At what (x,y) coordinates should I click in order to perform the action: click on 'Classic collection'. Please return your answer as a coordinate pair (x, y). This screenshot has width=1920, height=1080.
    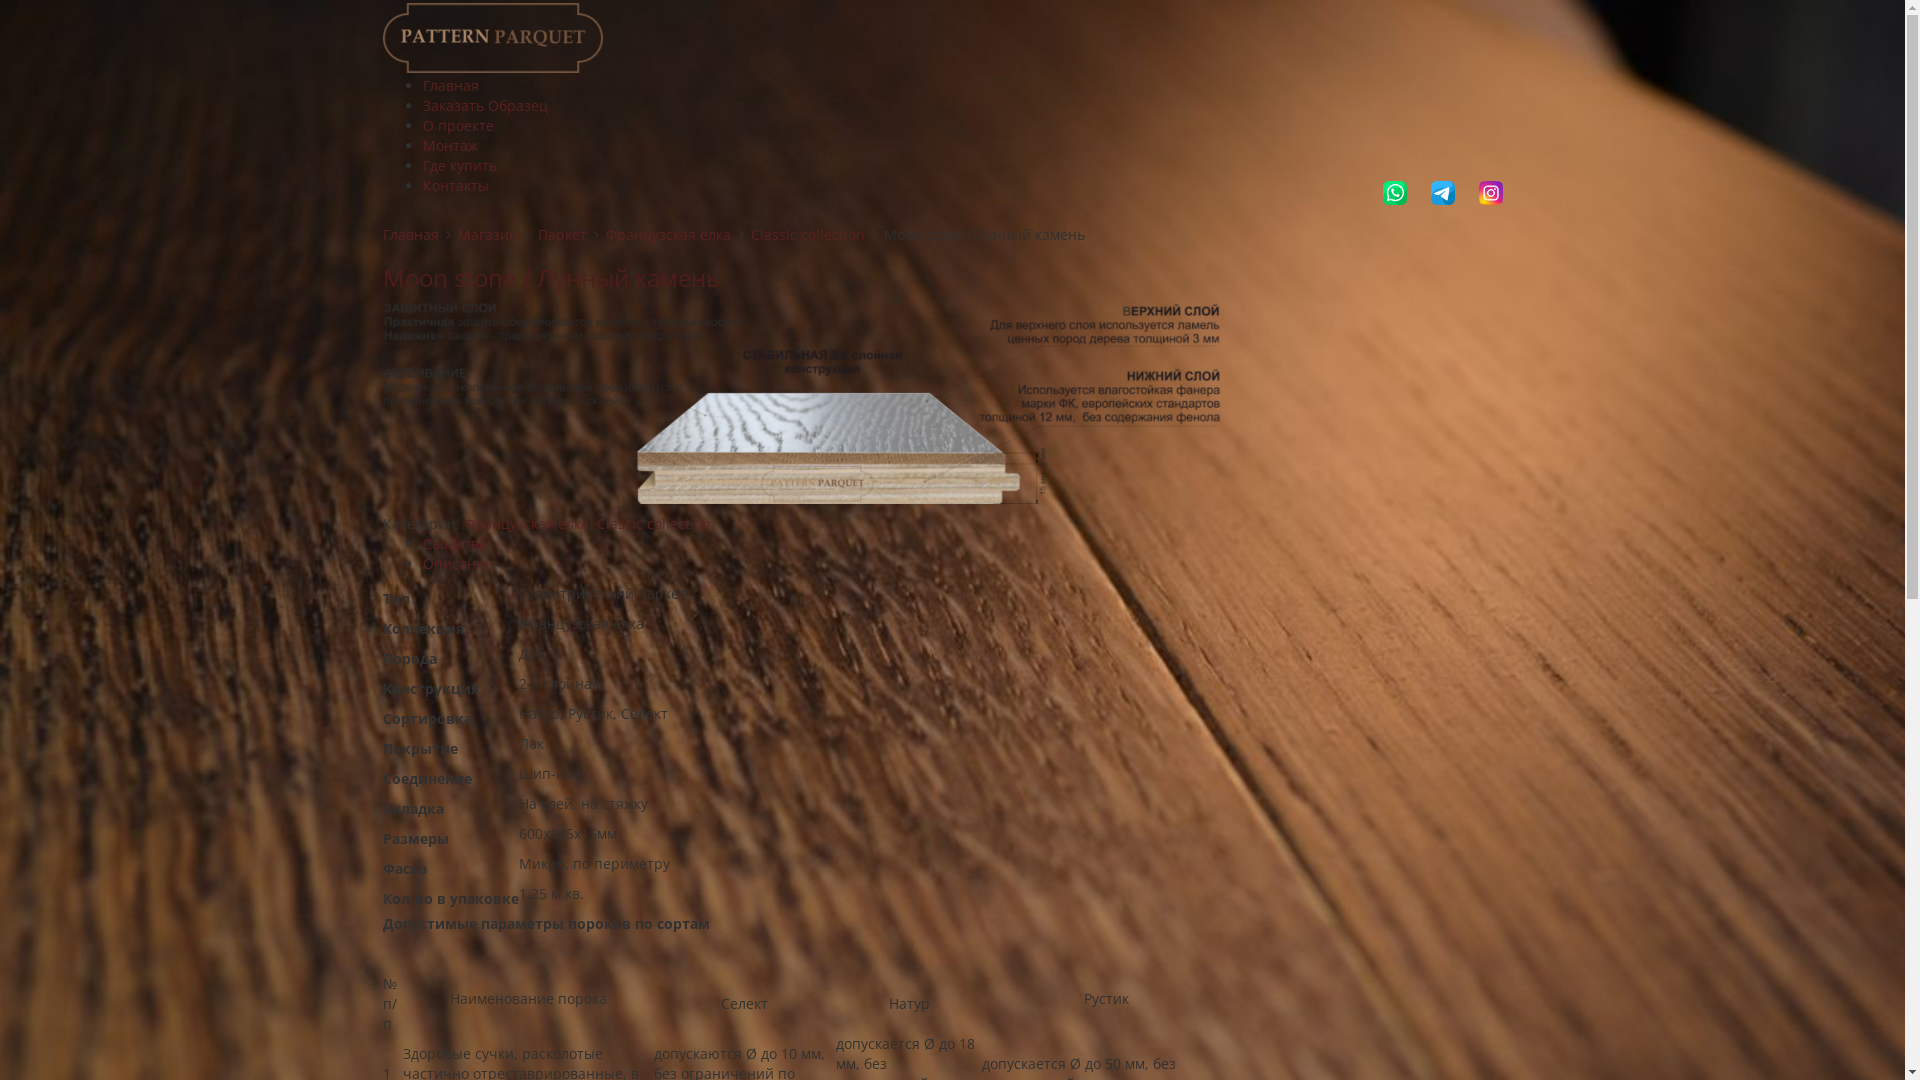
    Looking at the image, I should click on (749, 233).